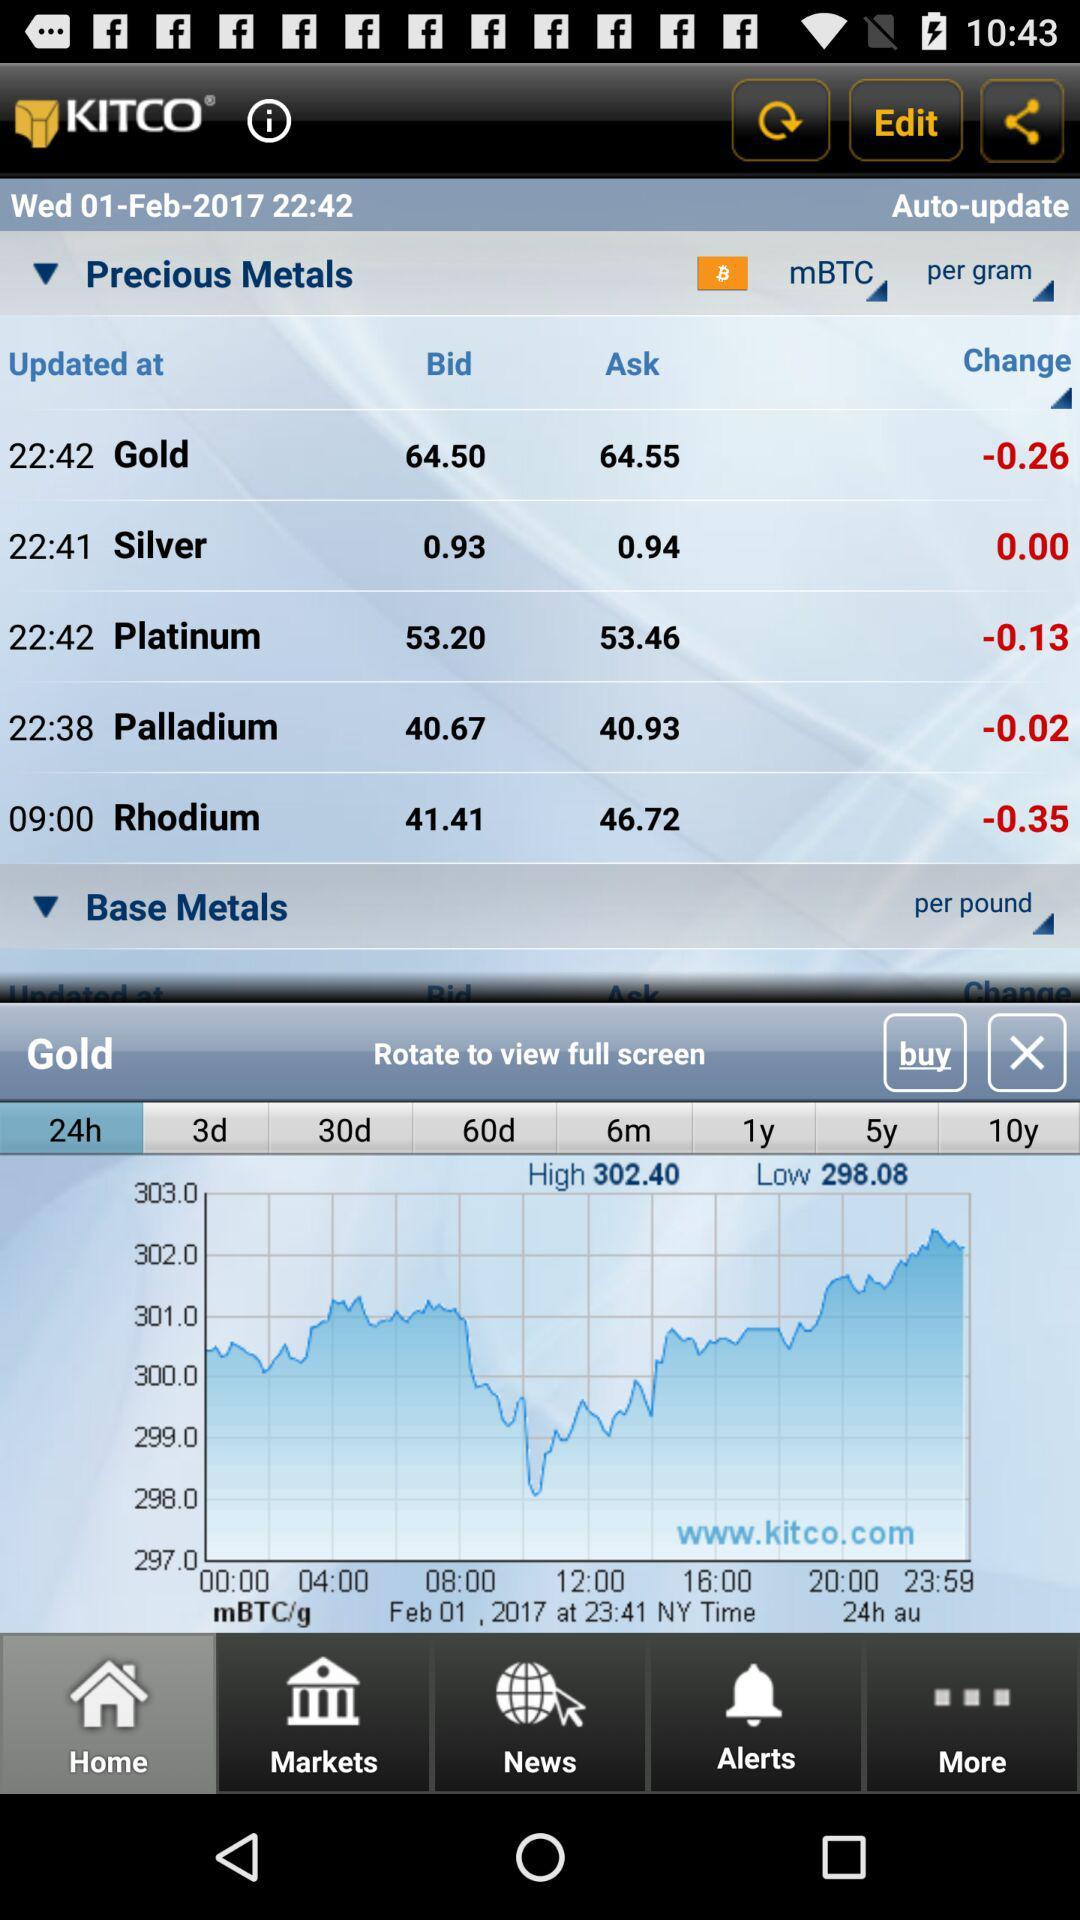 Image resolution: width=1080 pixels, height=1920 pixels. Describe the element at coordinates (906, 119) in the screenshot. I see `app above auto-update app` at that location.